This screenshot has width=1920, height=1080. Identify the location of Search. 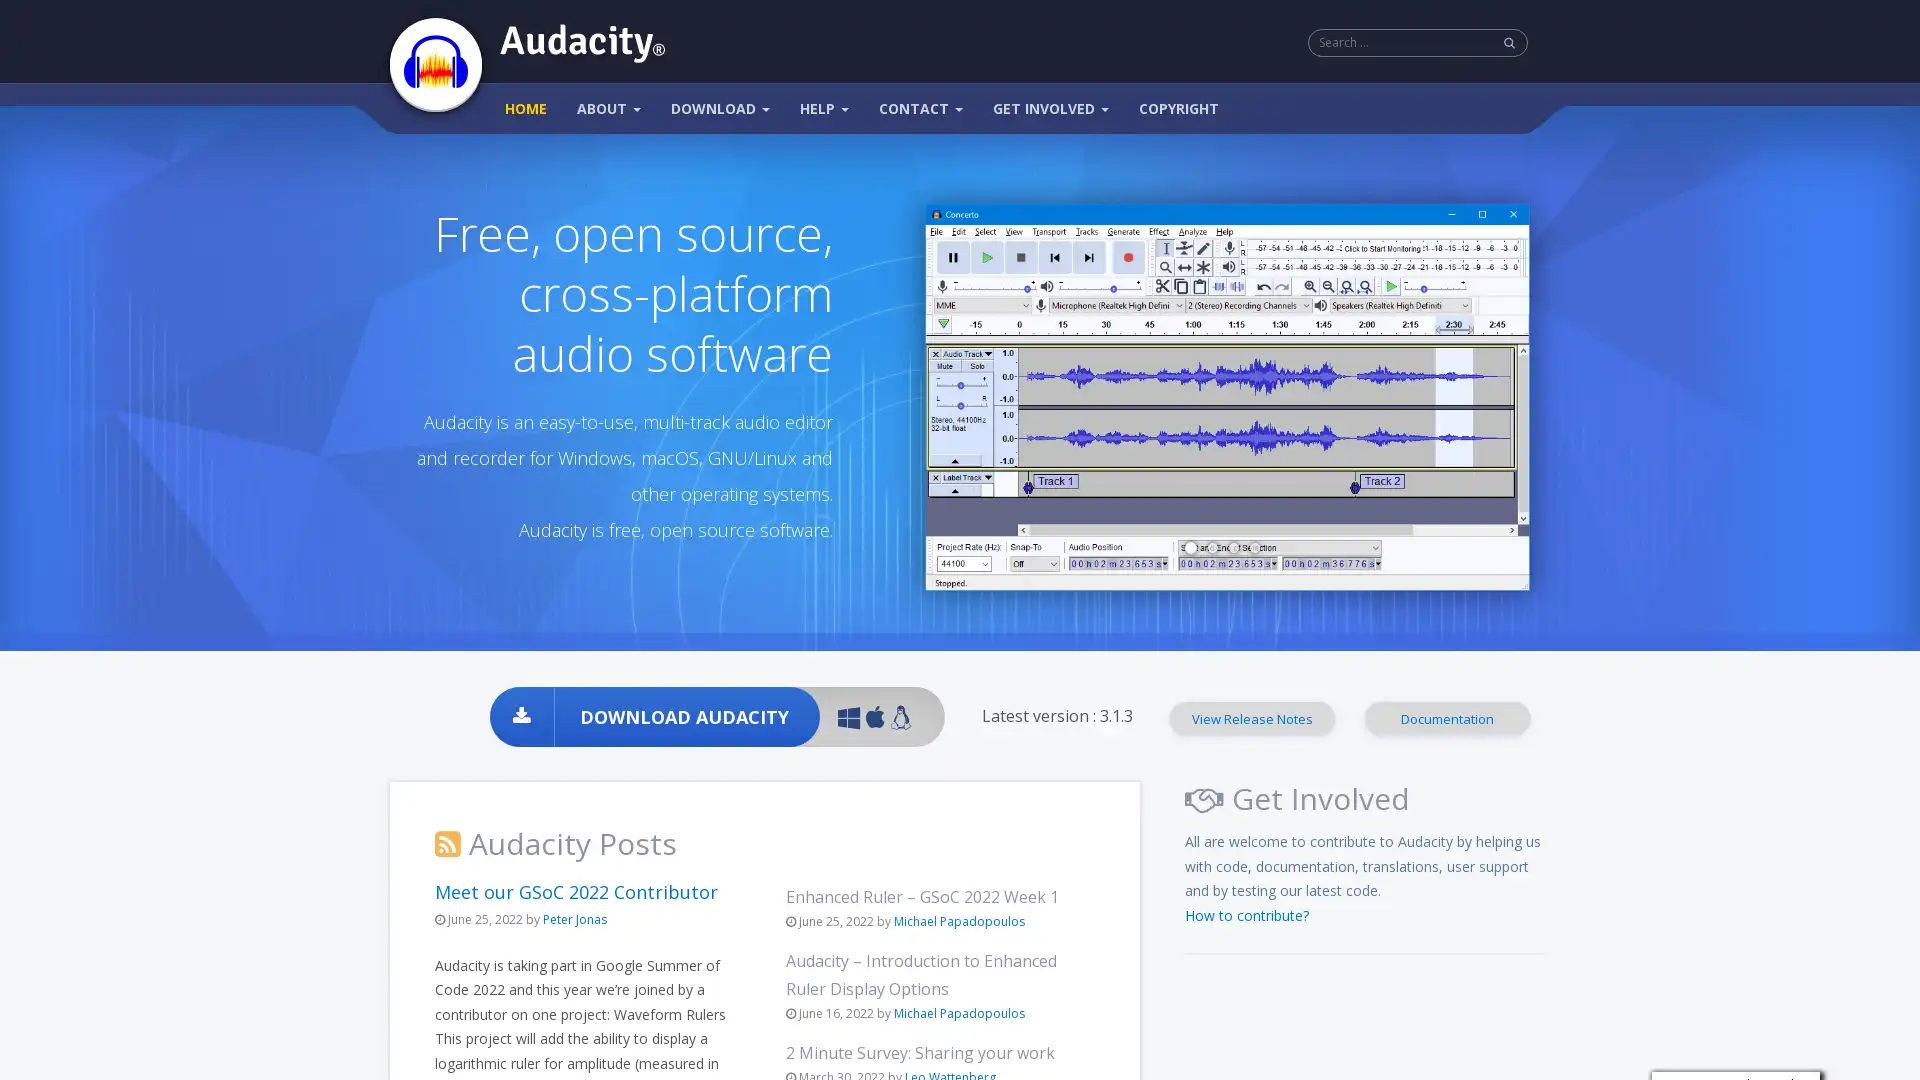
(1510, 42).